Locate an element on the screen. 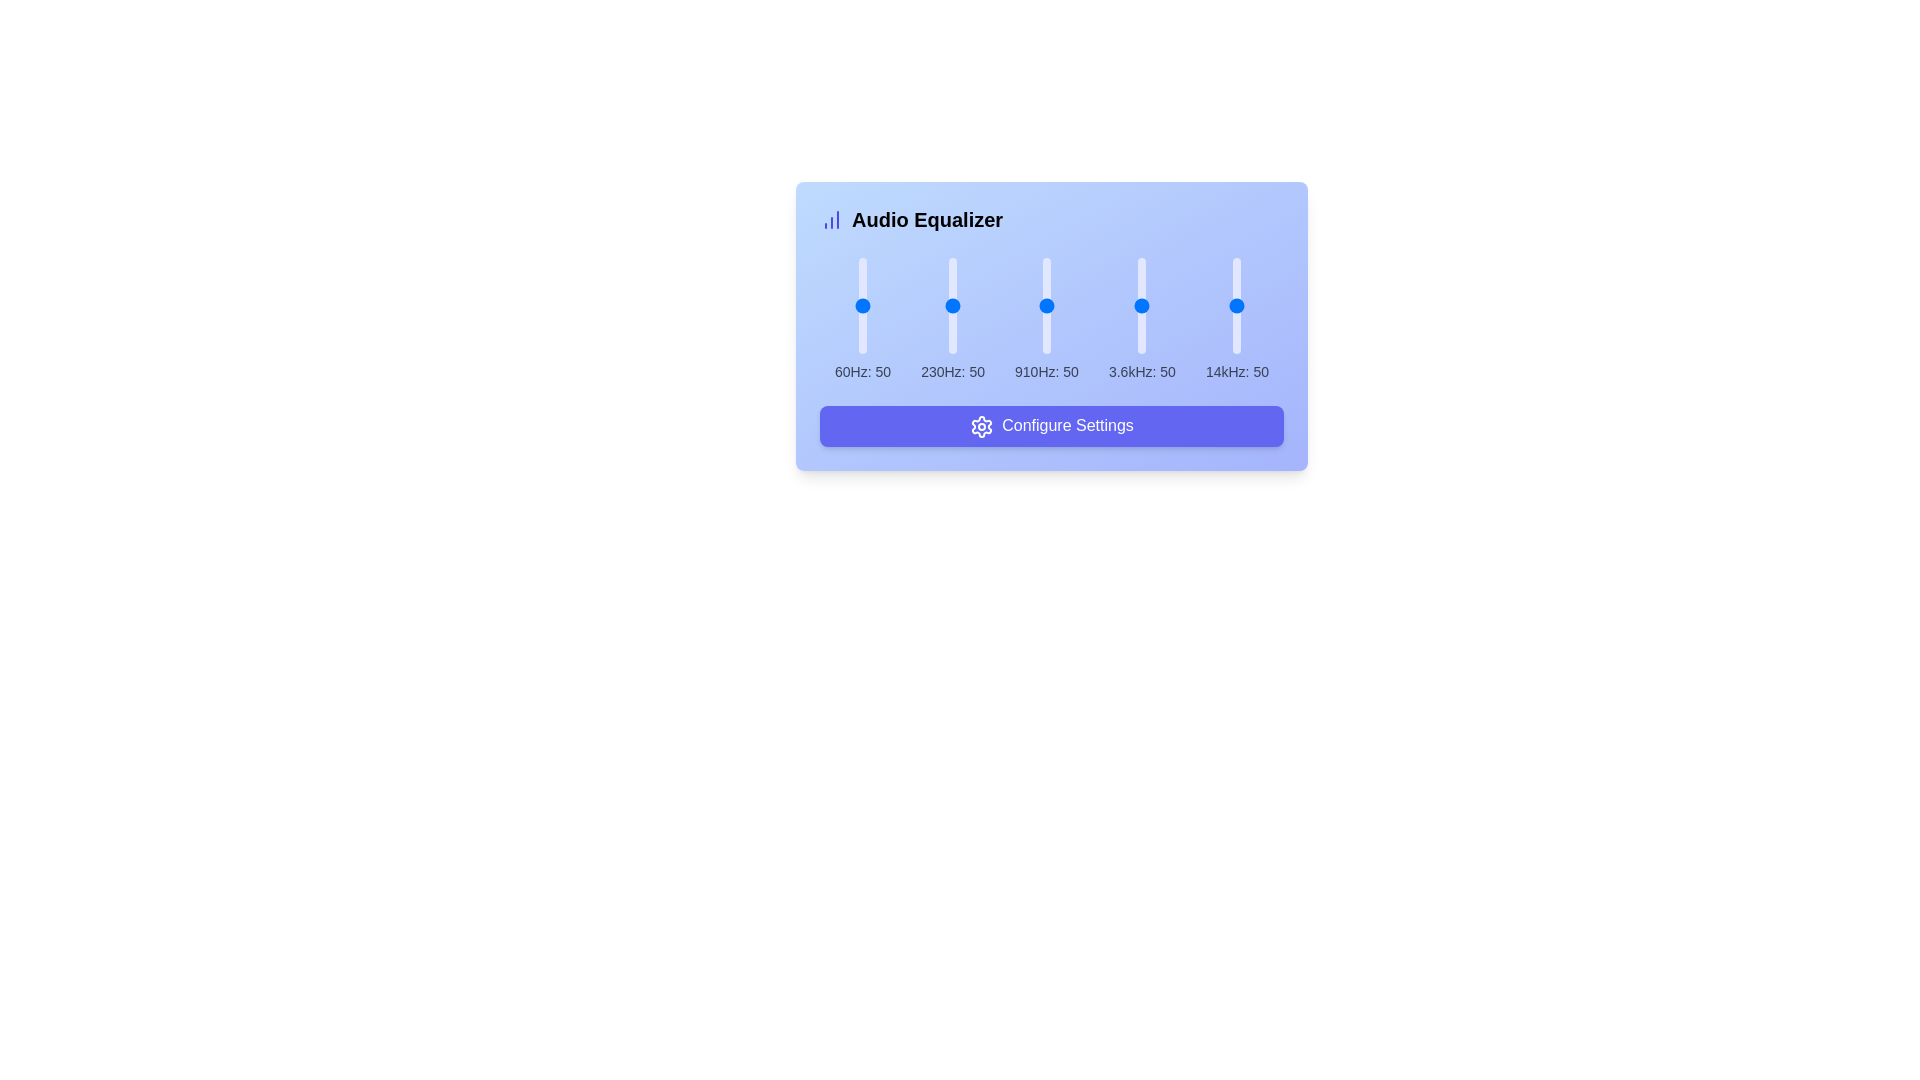  the slider value is located at coordinates (1236, 299).